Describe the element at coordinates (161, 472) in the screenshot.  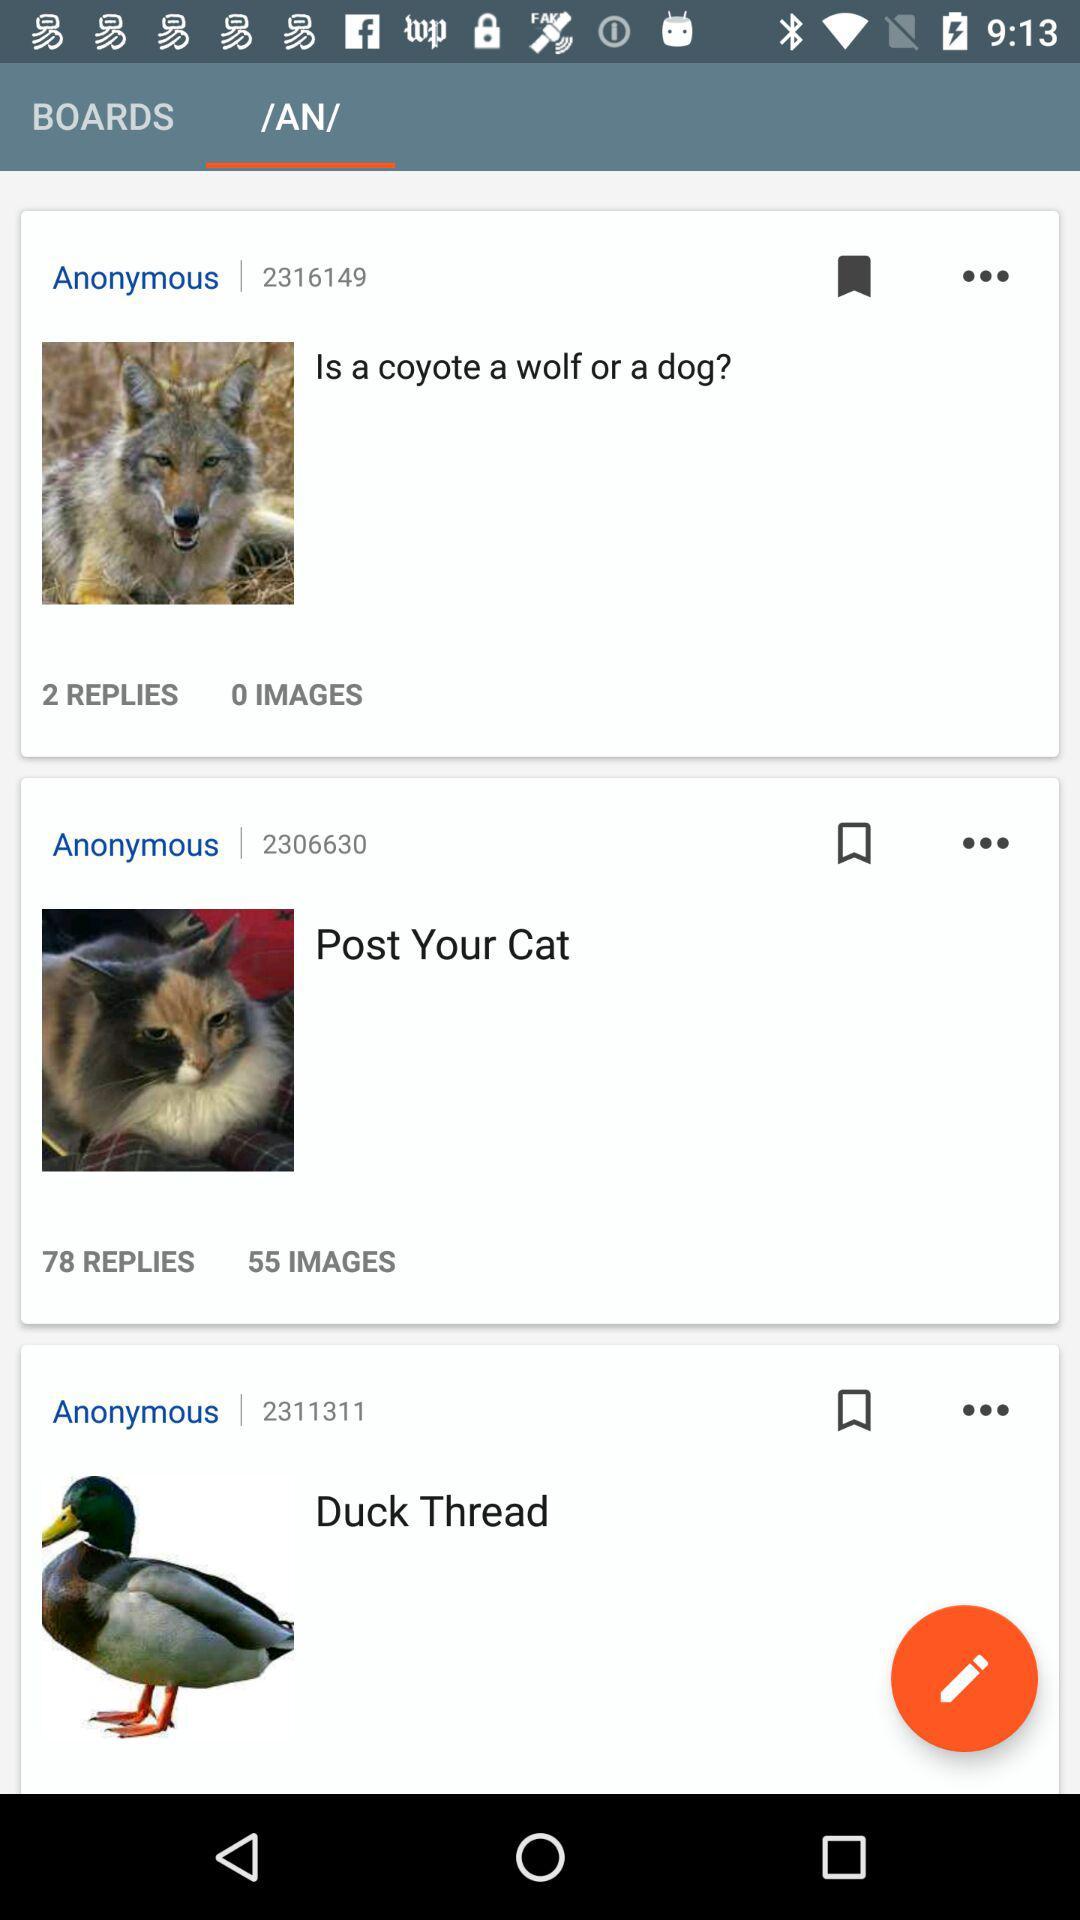
I see `image thumnail` at that location.